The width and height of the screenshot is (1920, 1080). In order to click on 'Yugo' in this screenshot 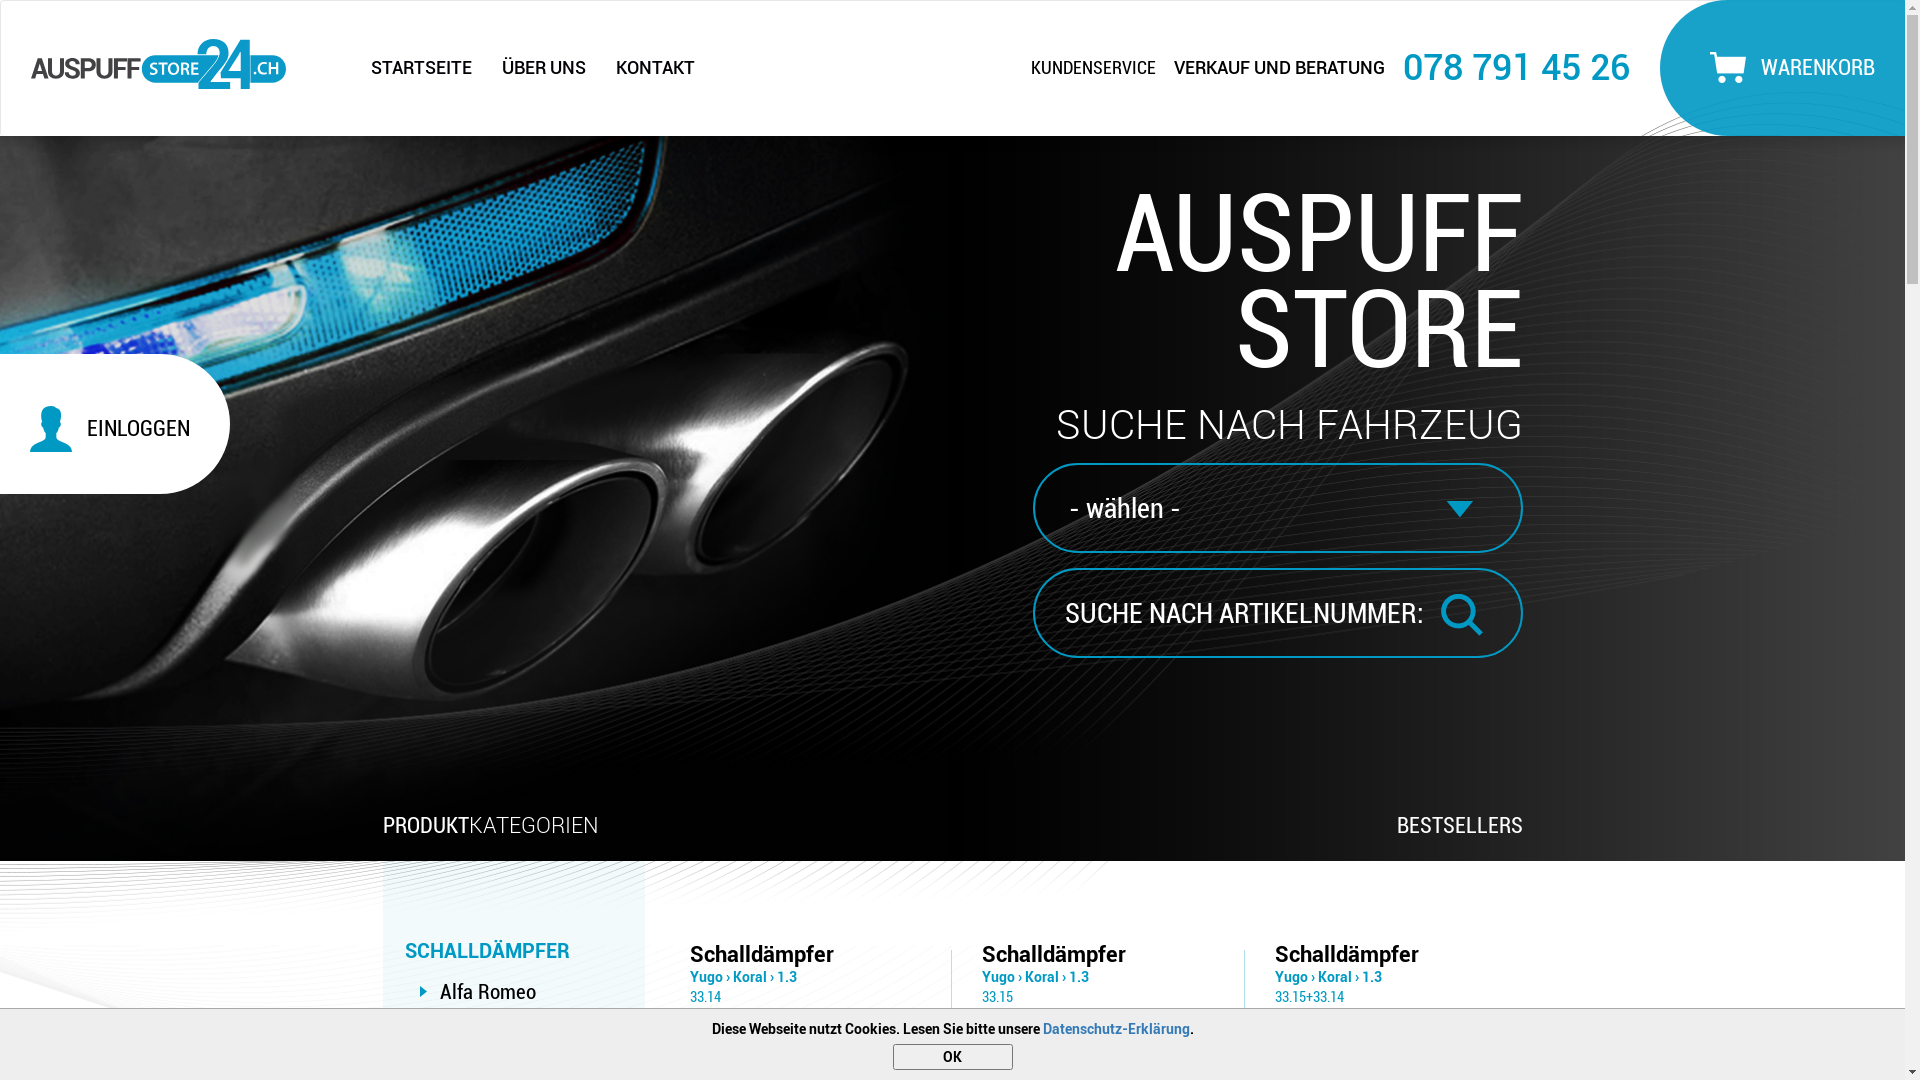, I will do `click(690, 975)`.